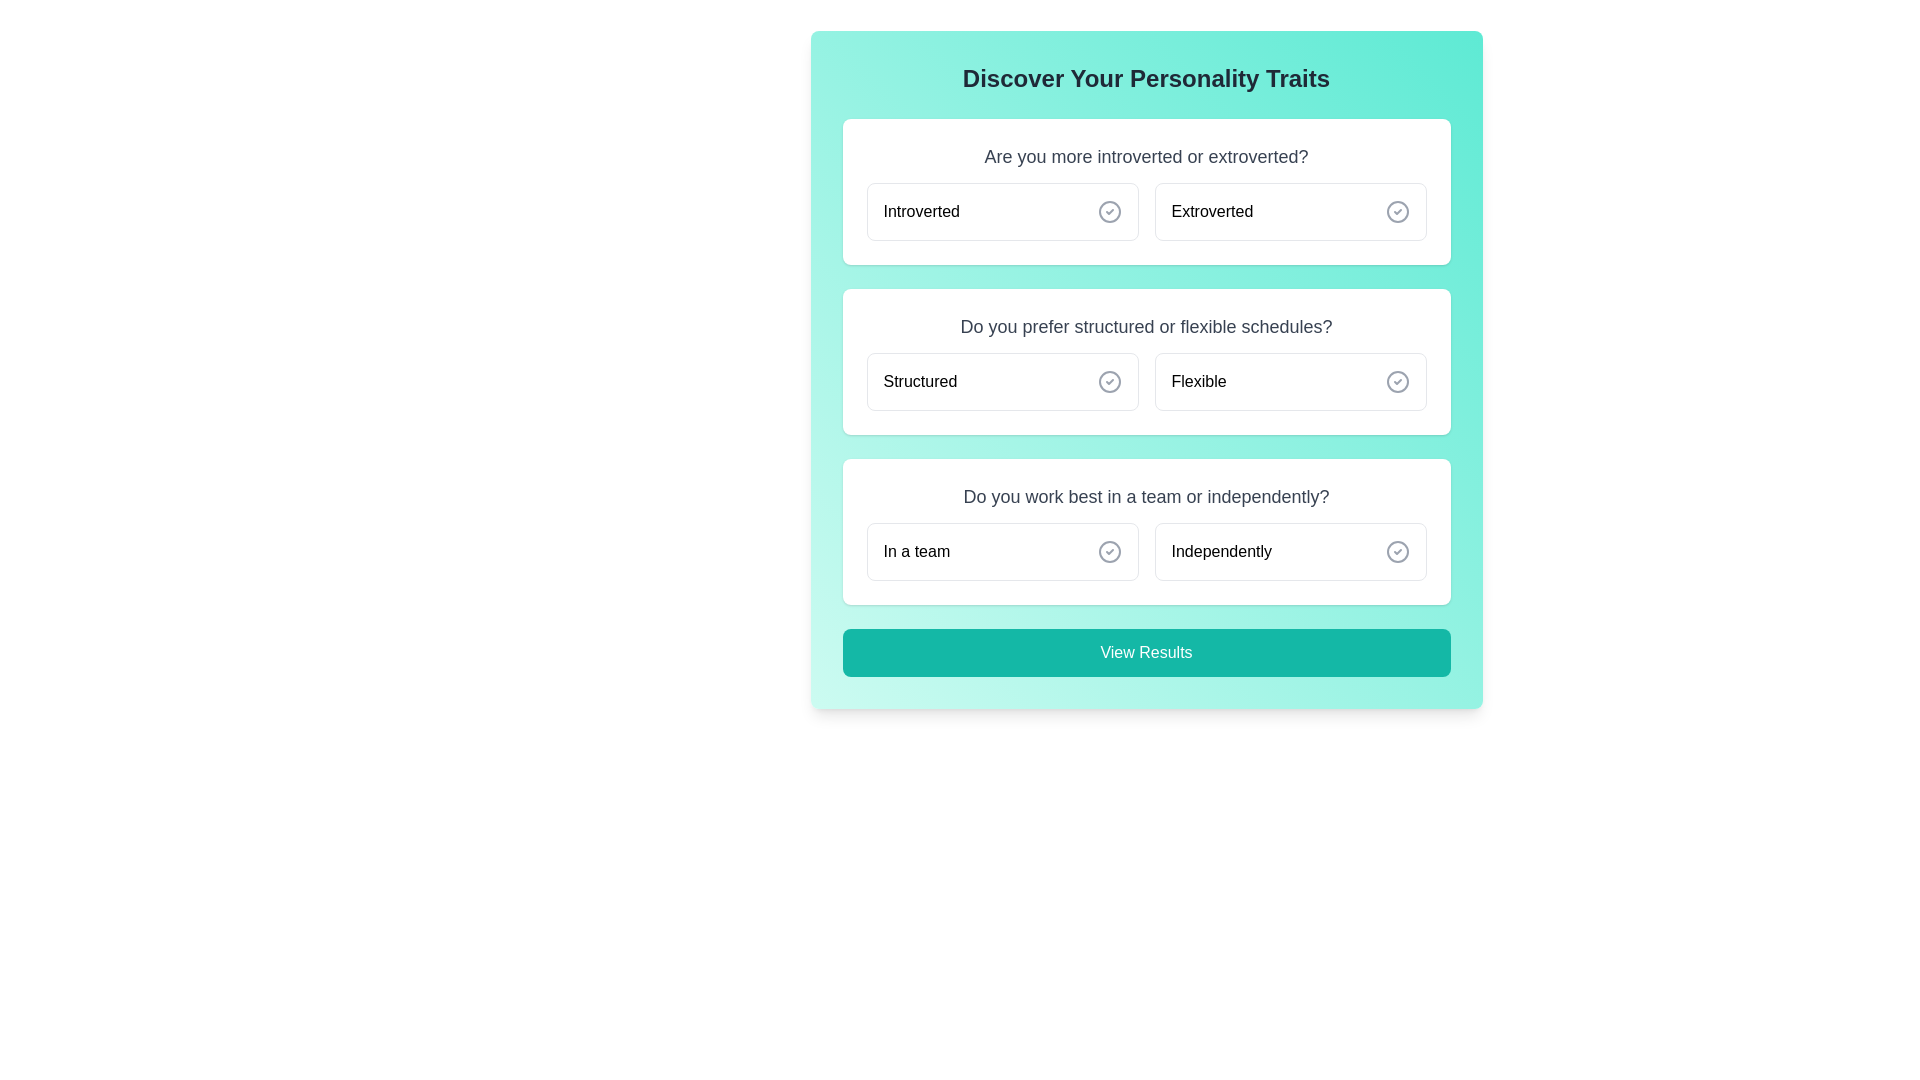  What do you see at coordinates (1108, 381) in the screenshot?
I see `the radio button or status indicator icon representing the selected state for the 'Structured' option, located to the right of the text 'Structured' in the question 'Do you prefer structured or flexible schedules?'` at bounding box center [1108, 381].